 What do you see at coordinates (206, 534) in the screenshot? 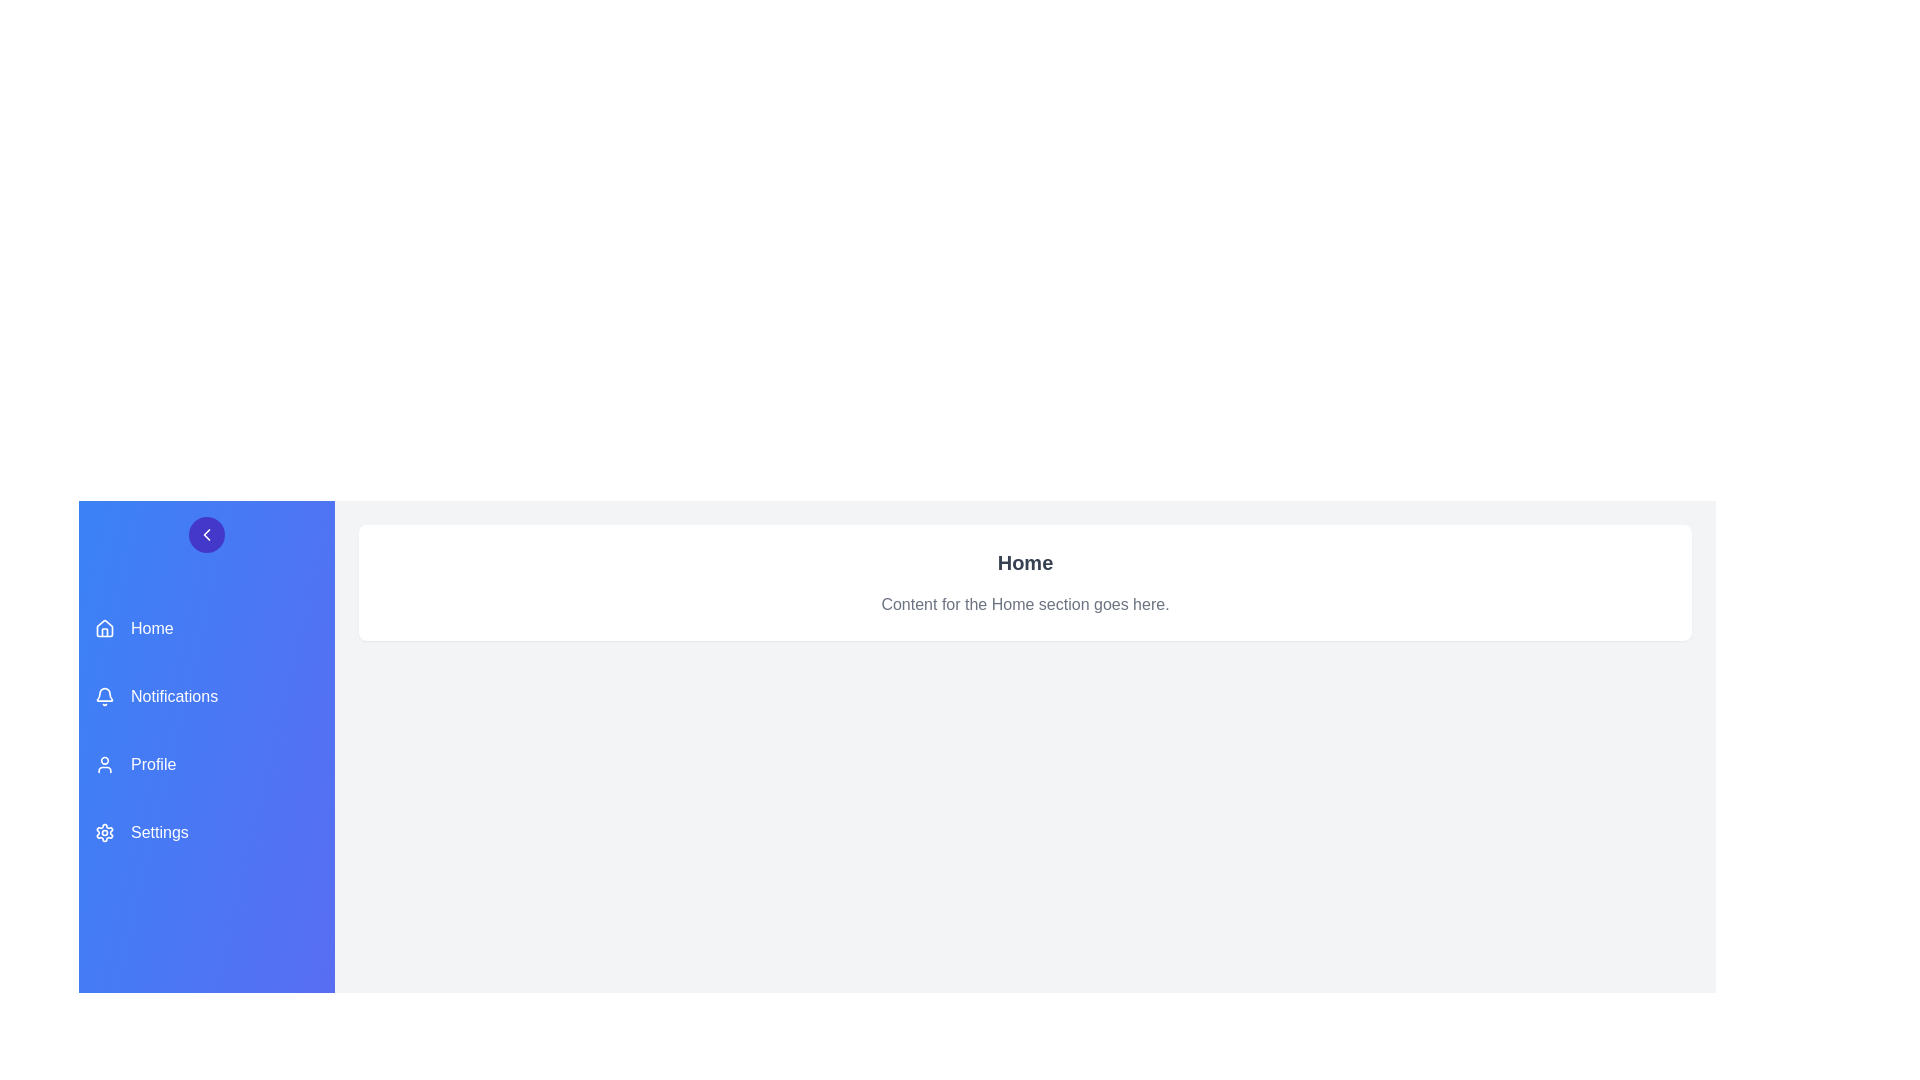
I see `the circular navigation button located at the top-left section of the sidebar to observe the hover effect` at bounding box center [206, 534].